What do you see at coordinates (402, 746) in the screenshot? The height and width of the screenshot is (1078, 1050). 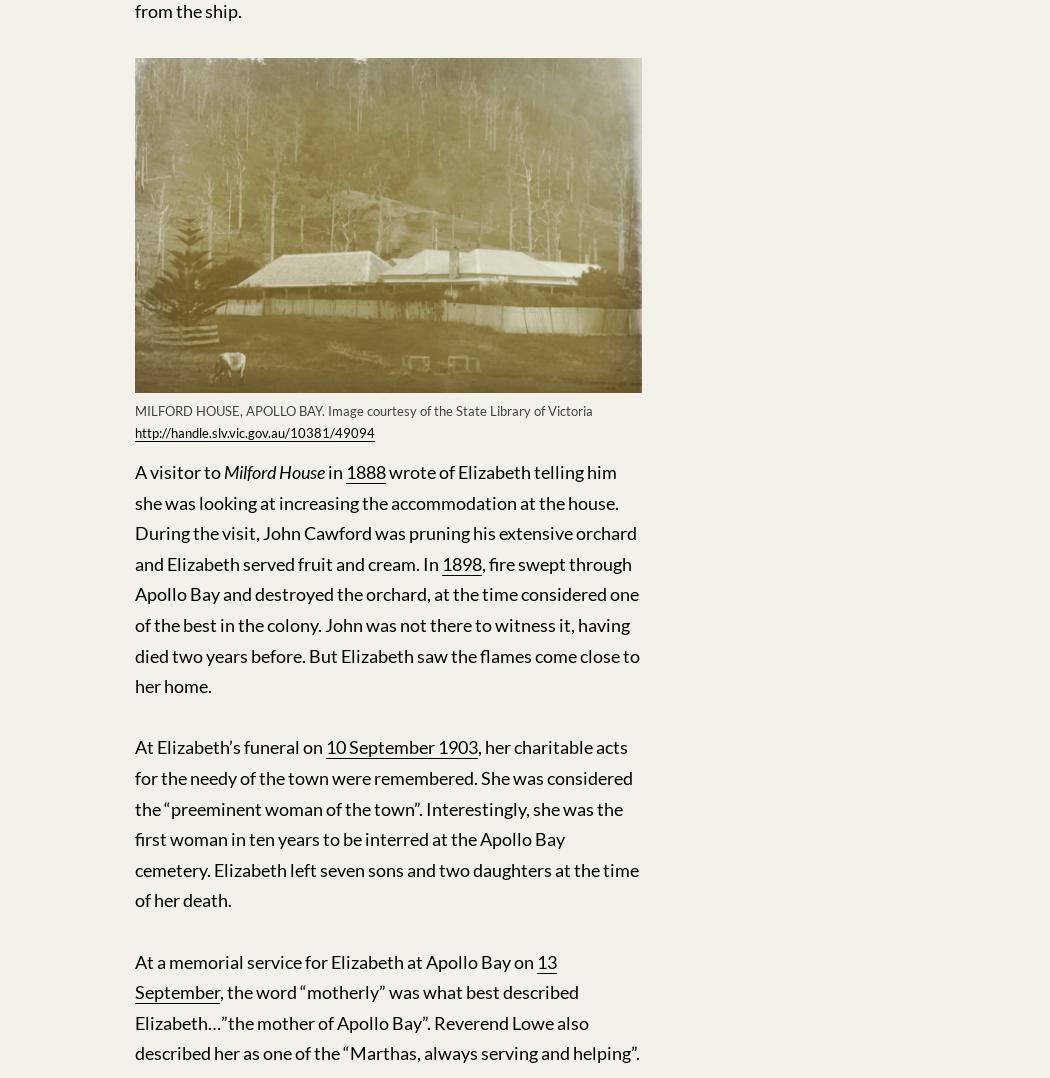 I see `'10 September 1903'` at bounding box center [402, 746].